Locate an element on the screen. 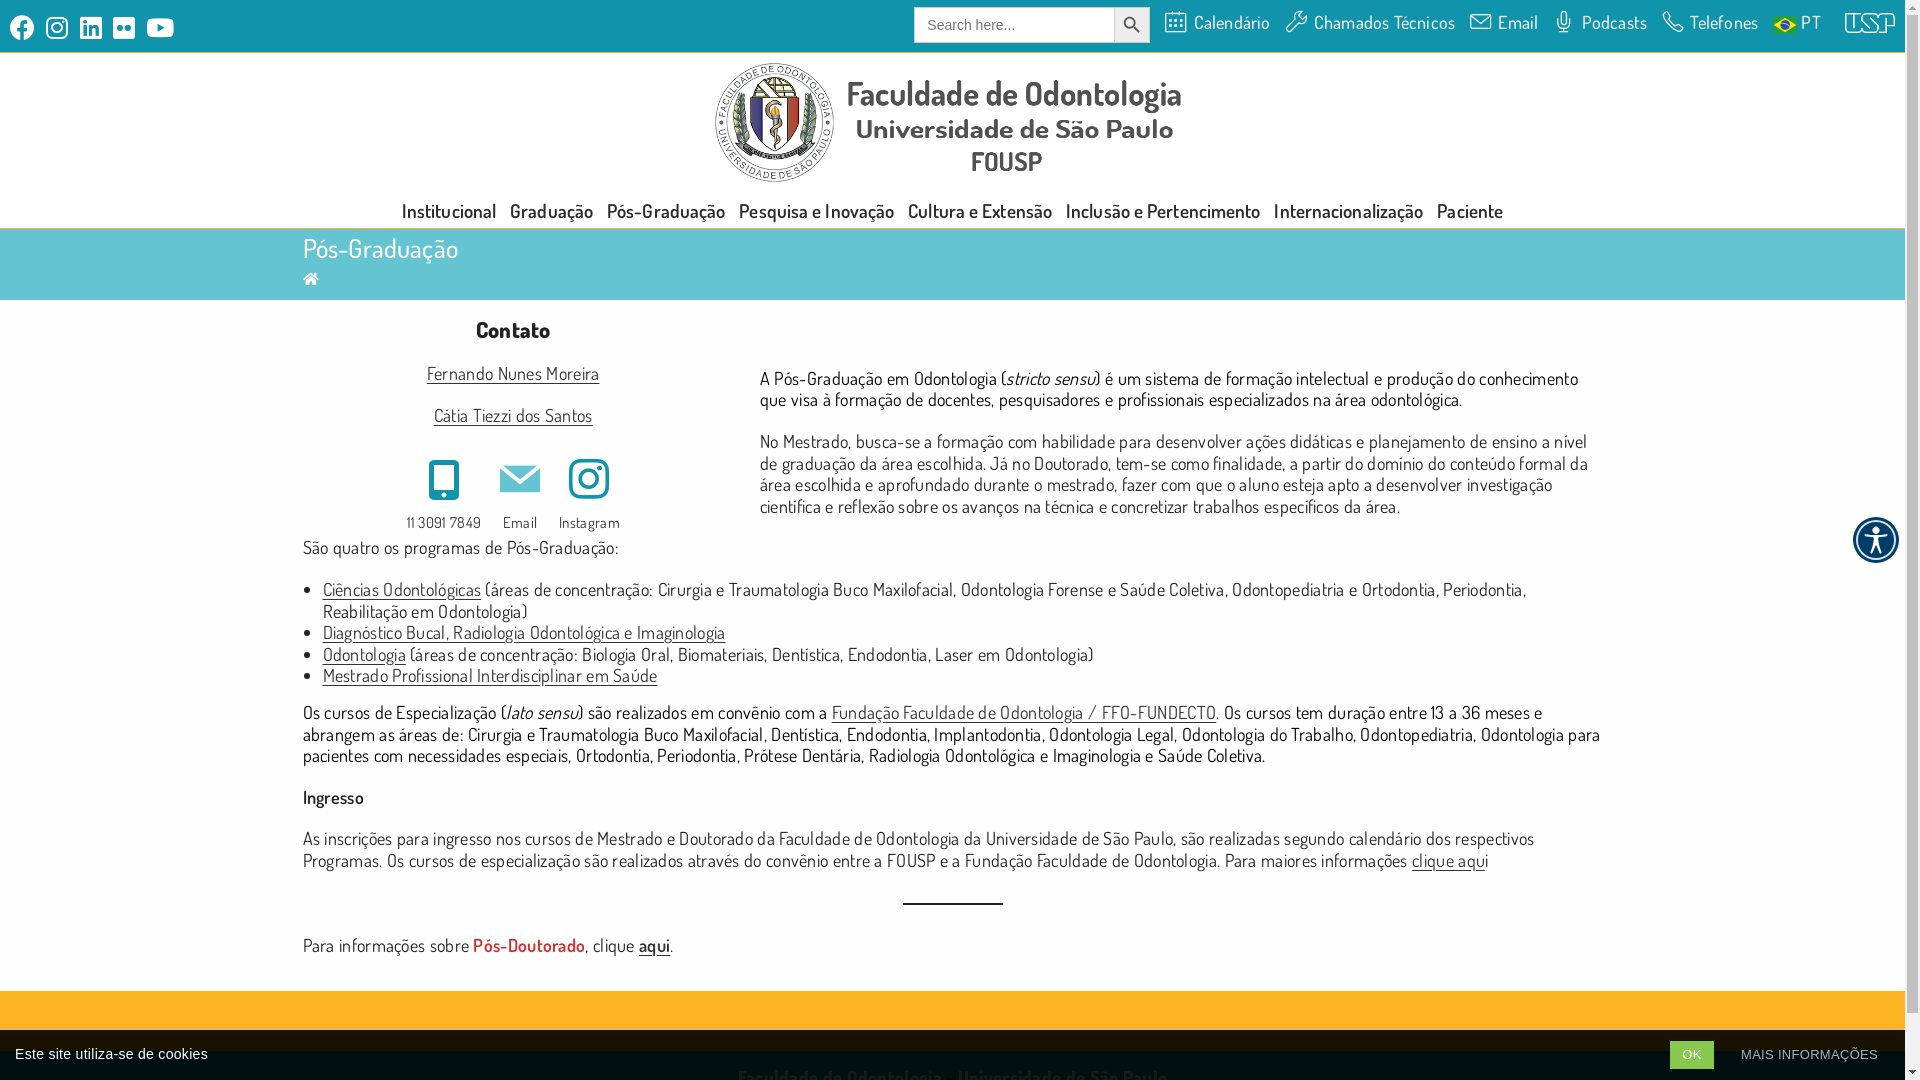 Image resolution: width=1920 pixels, height=1080 pixels. 'PT' is located at coordinates (1772, 22).